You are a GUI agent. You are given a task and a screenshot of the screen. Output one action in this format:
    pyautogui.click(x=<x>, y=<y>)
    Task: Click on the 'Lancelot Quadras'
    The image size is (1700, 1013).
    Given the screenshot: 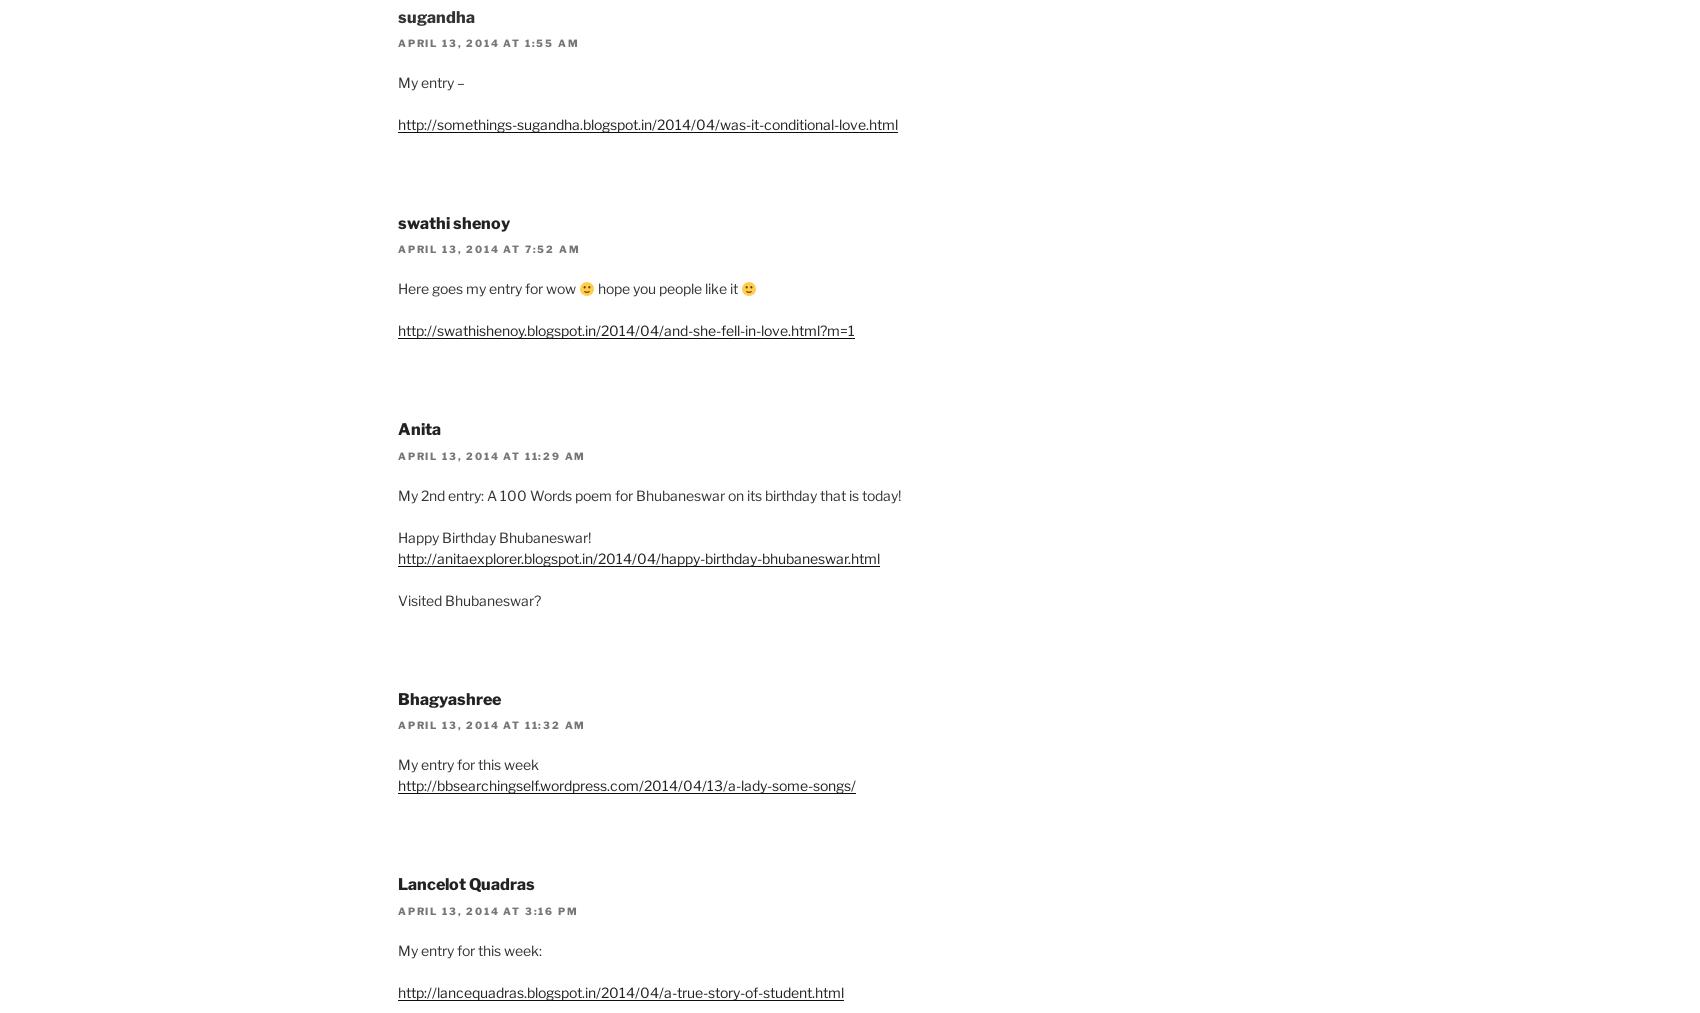 What is the action you would take?
    pyautogui.click(x=466, y=883)
    